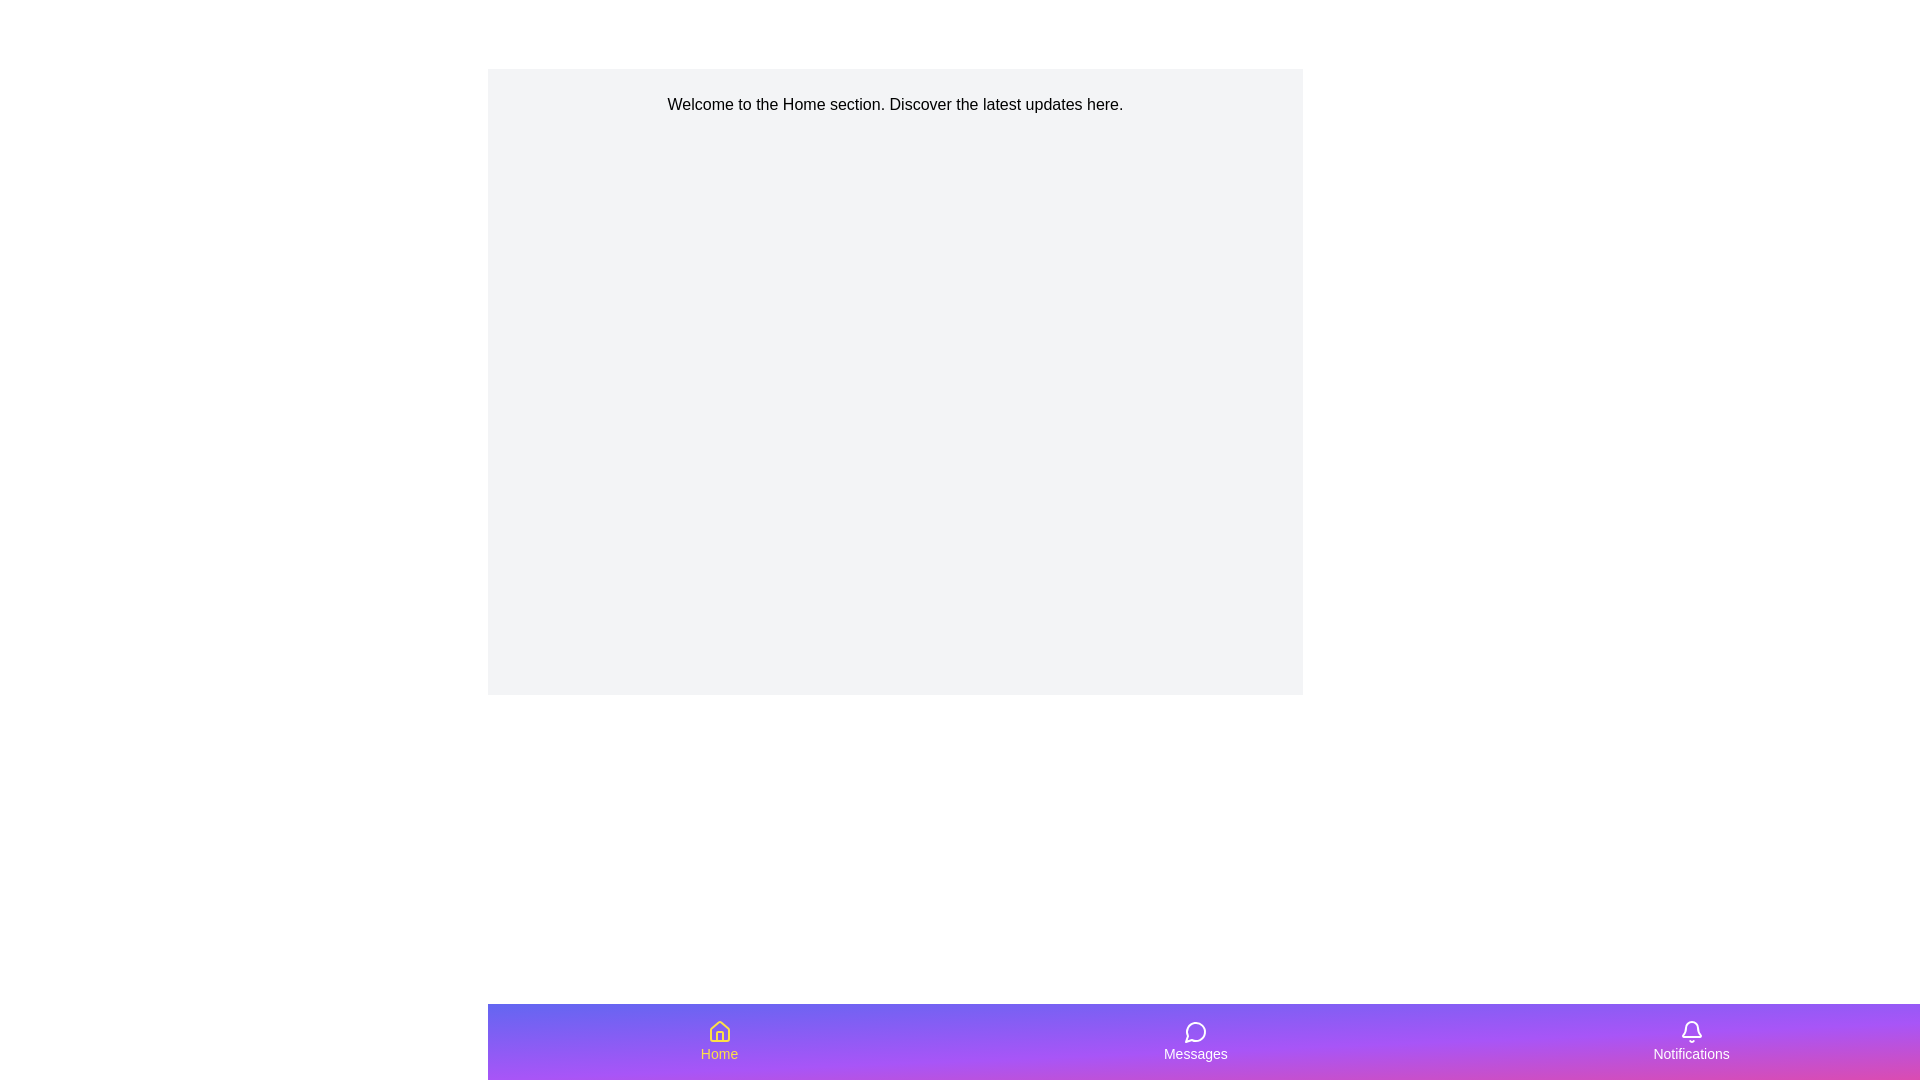  Describe the element at coordinates (719, 1052) in the screenshot. I see `the hover animation effects of the 'Home' label displayed in yellow text, located centrally below the house icon in the navigation bar` at that location.